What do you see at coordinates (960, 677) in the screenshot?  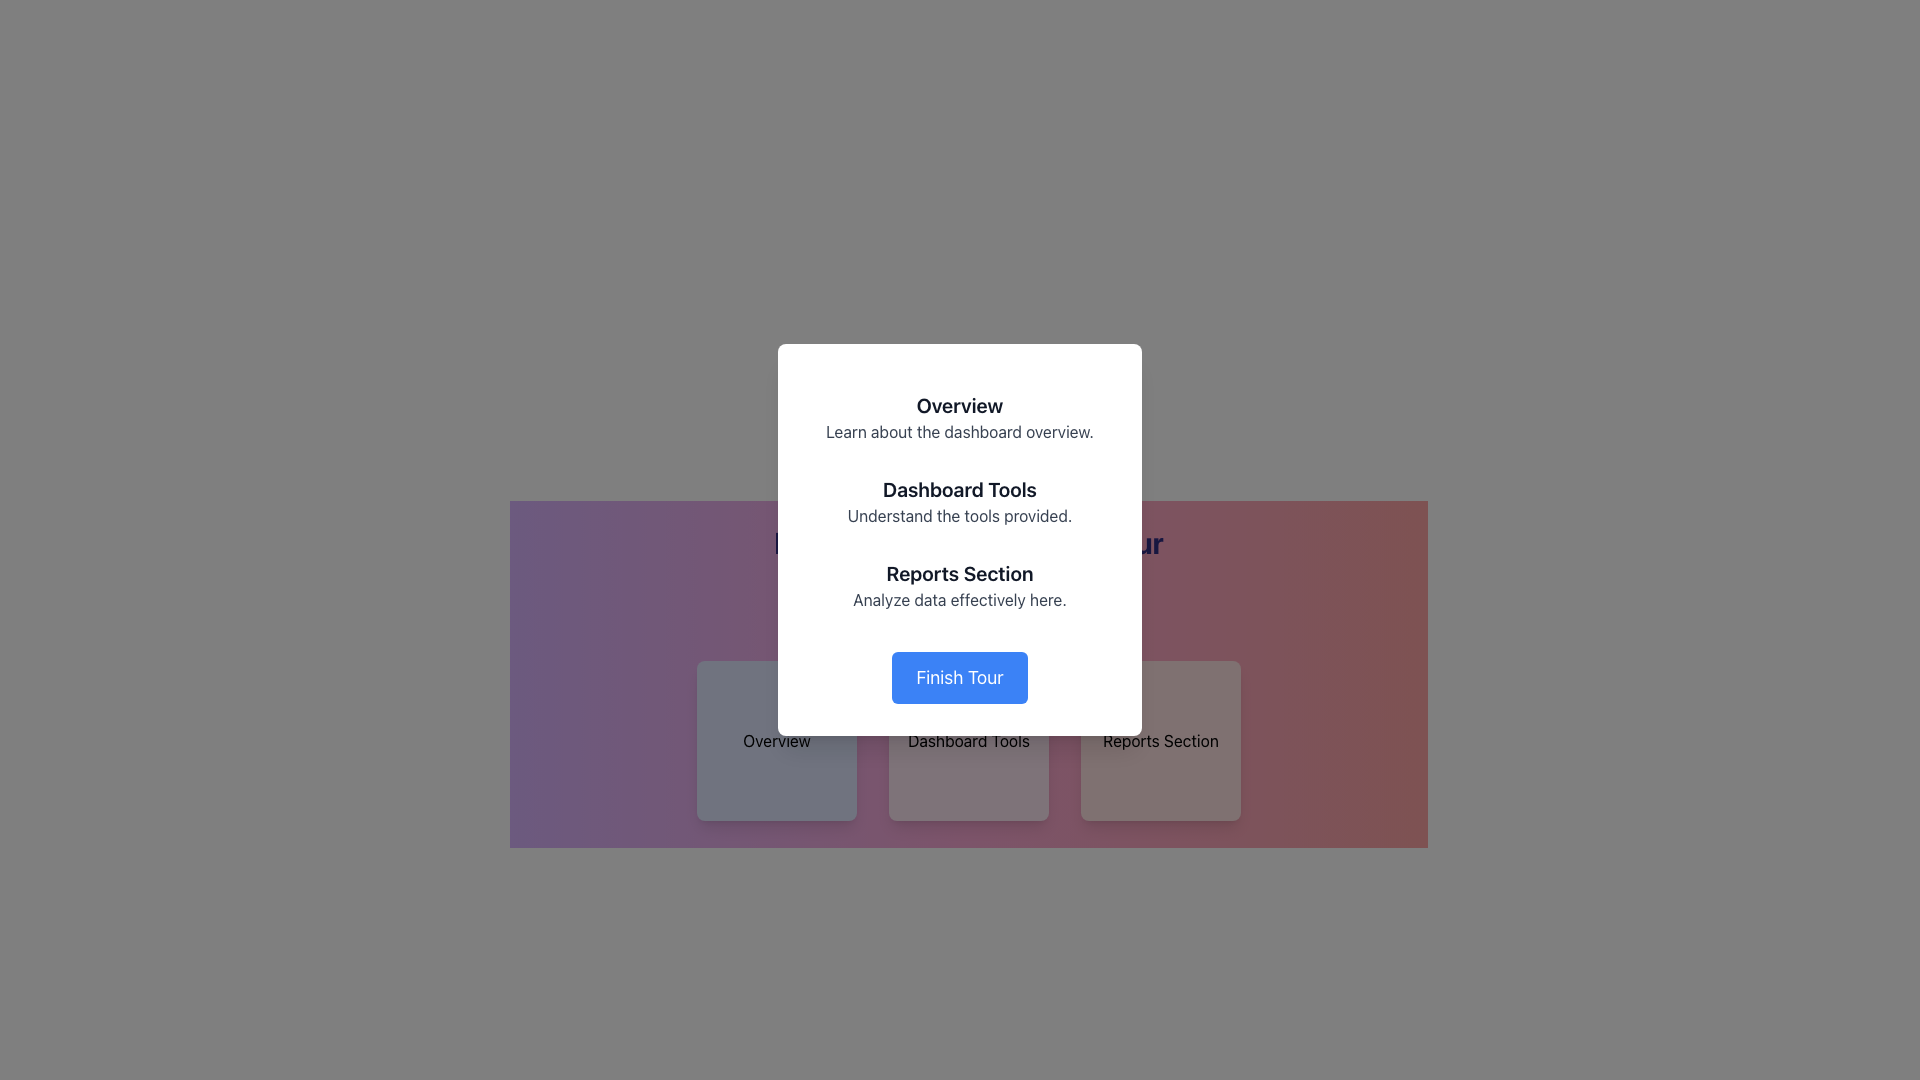 I see `the rectangular button with a blue background and white text labeled 'Finish Tour' located at the bottom center of the modal beneath 'Reports Section'` at bounding box center [960, 677].